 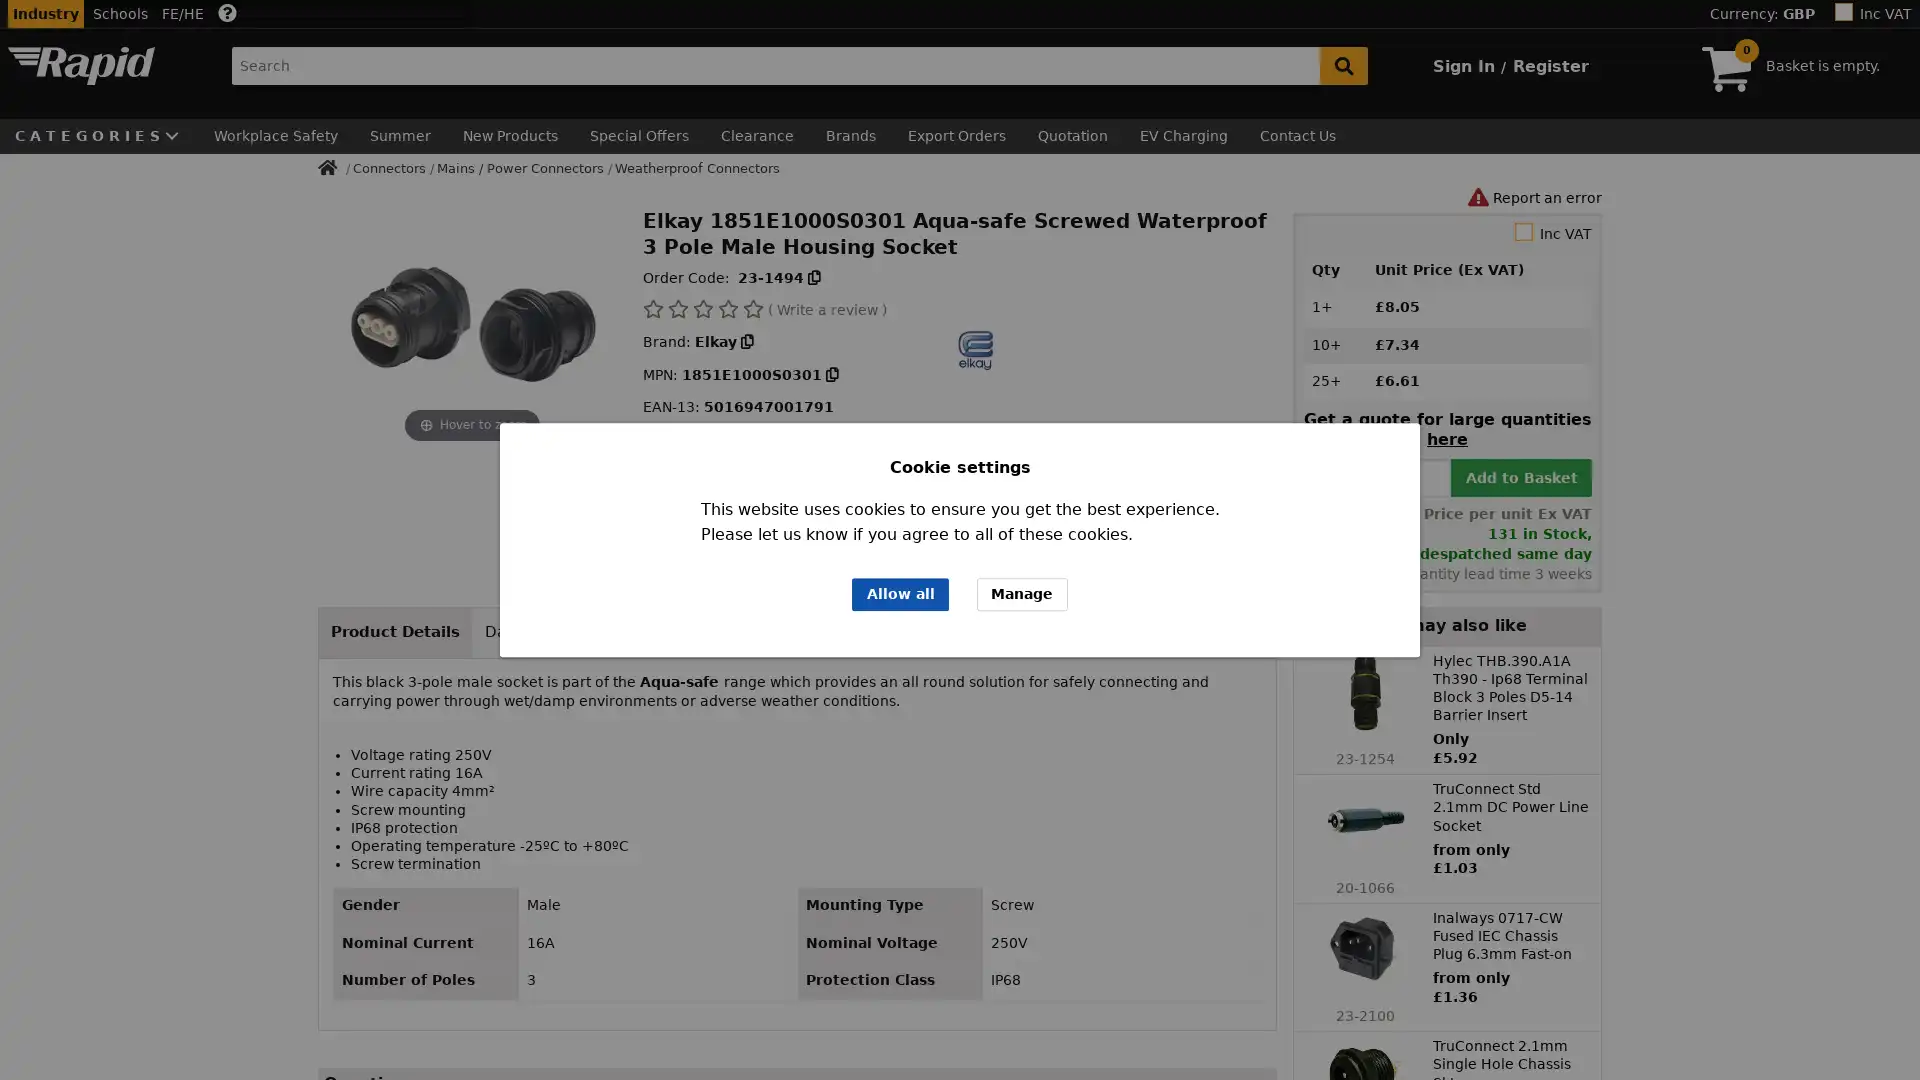 I want to click on Write a Review, so click(x=1200, y=1032).